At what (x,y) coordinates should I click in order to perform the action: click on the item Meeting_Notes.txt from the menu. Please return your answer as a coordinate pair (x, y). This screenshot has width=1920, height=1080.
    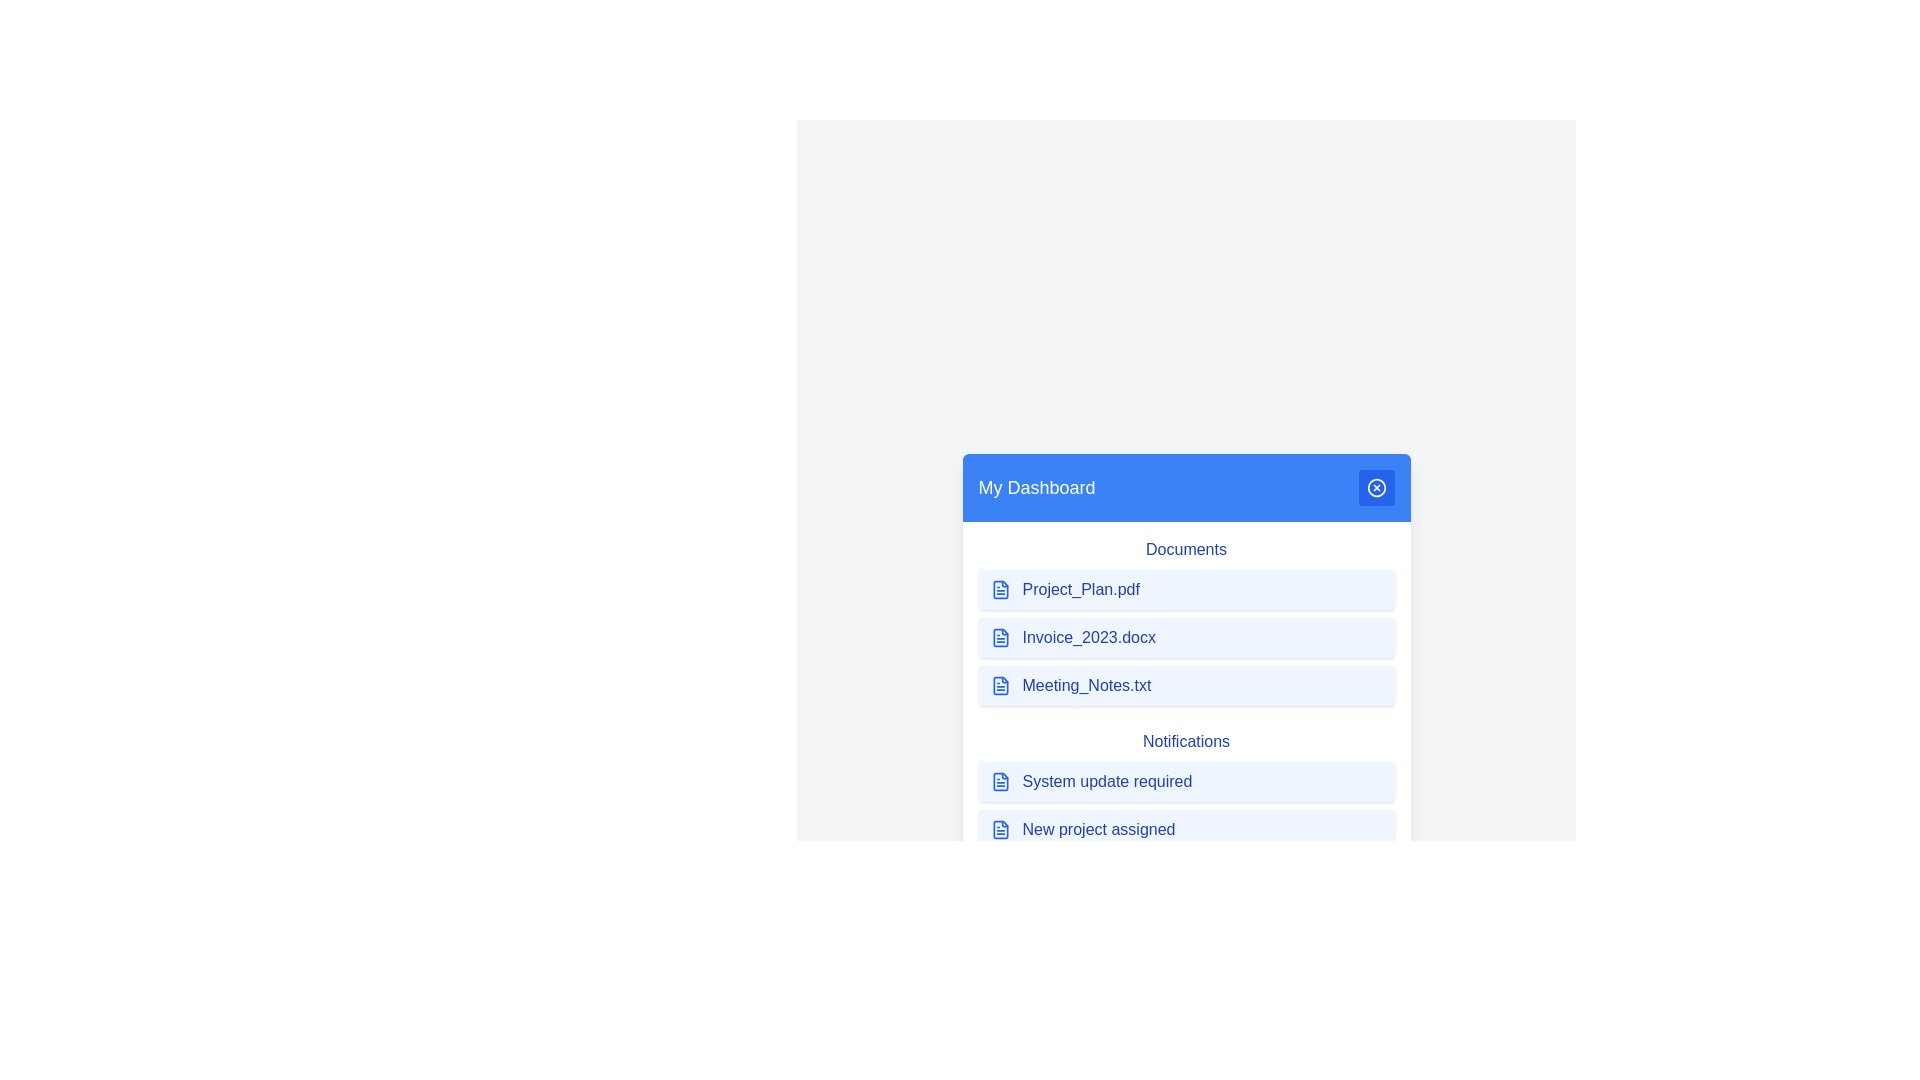
    Looking at the image, I should click on (1186, 685).